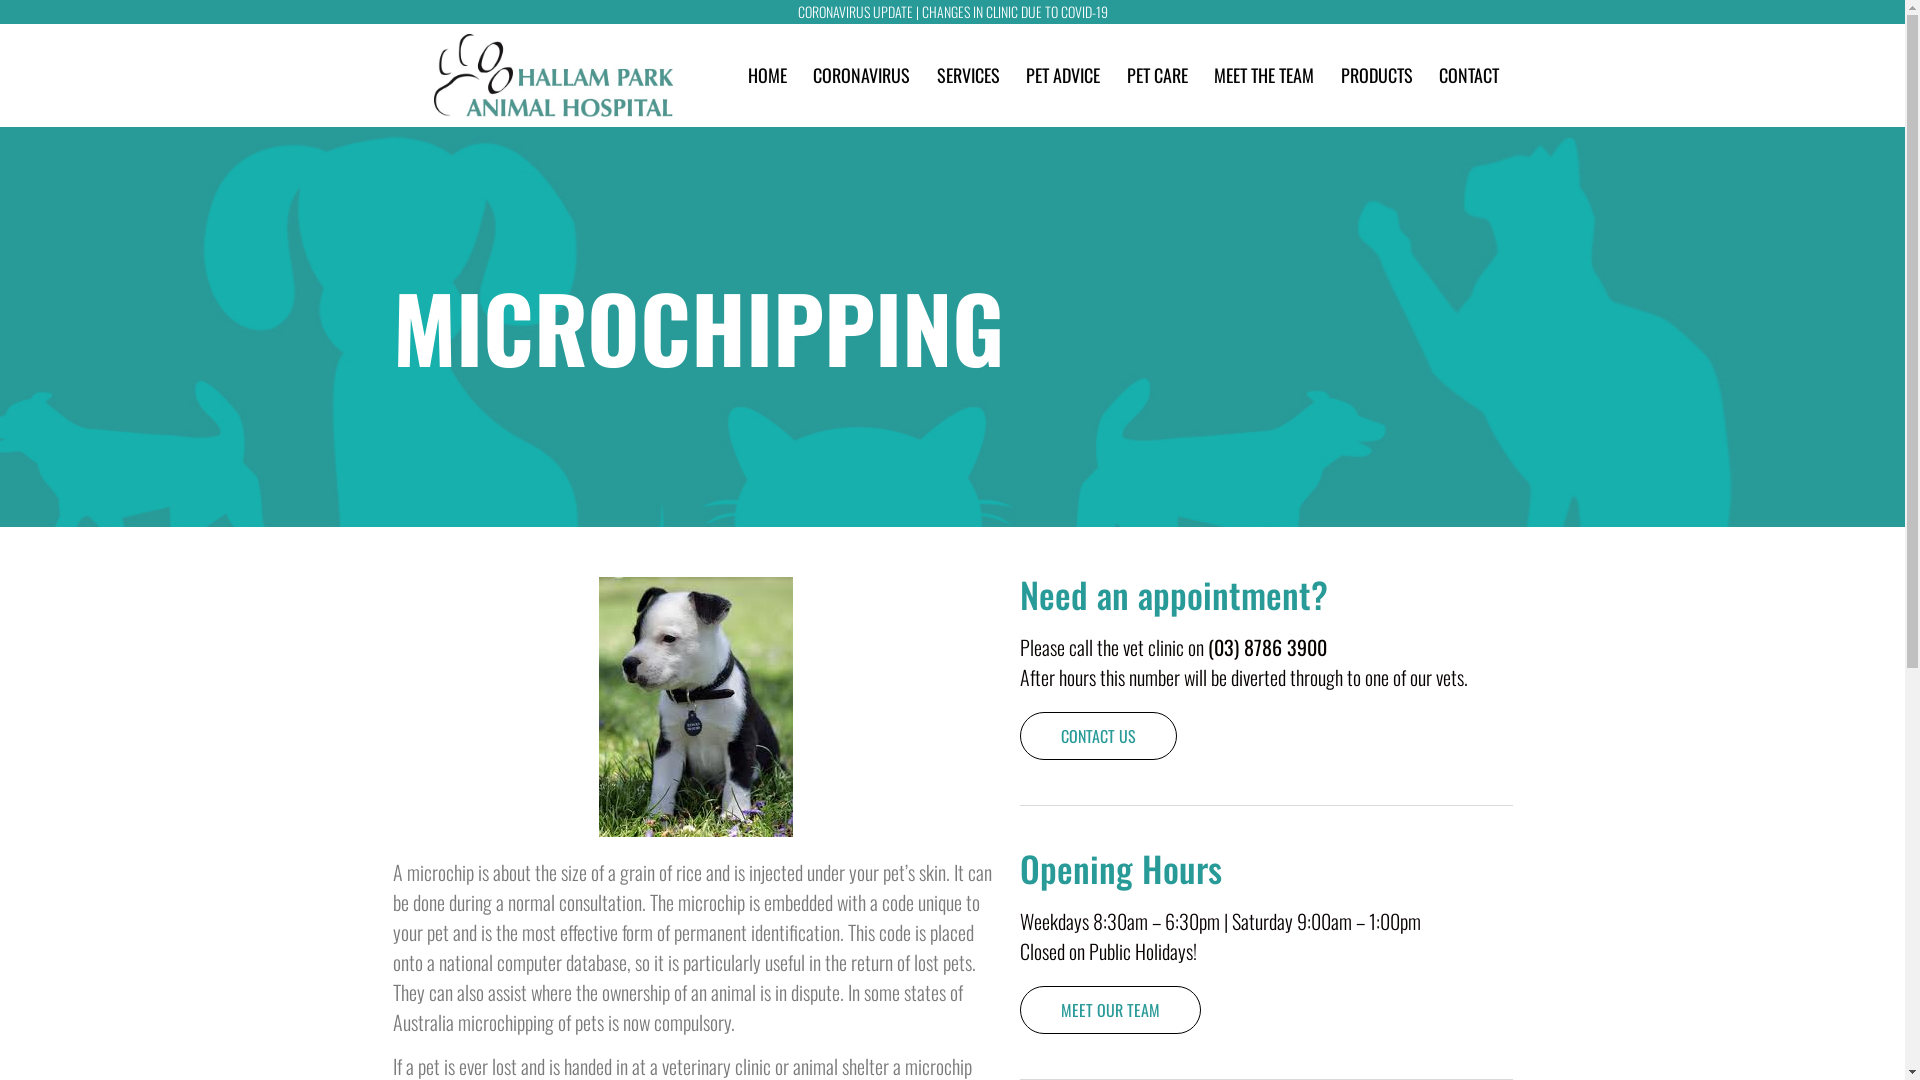  Describe the element at coordinates (766, 73) in the screenshot. I see `'HOME'` at that location.